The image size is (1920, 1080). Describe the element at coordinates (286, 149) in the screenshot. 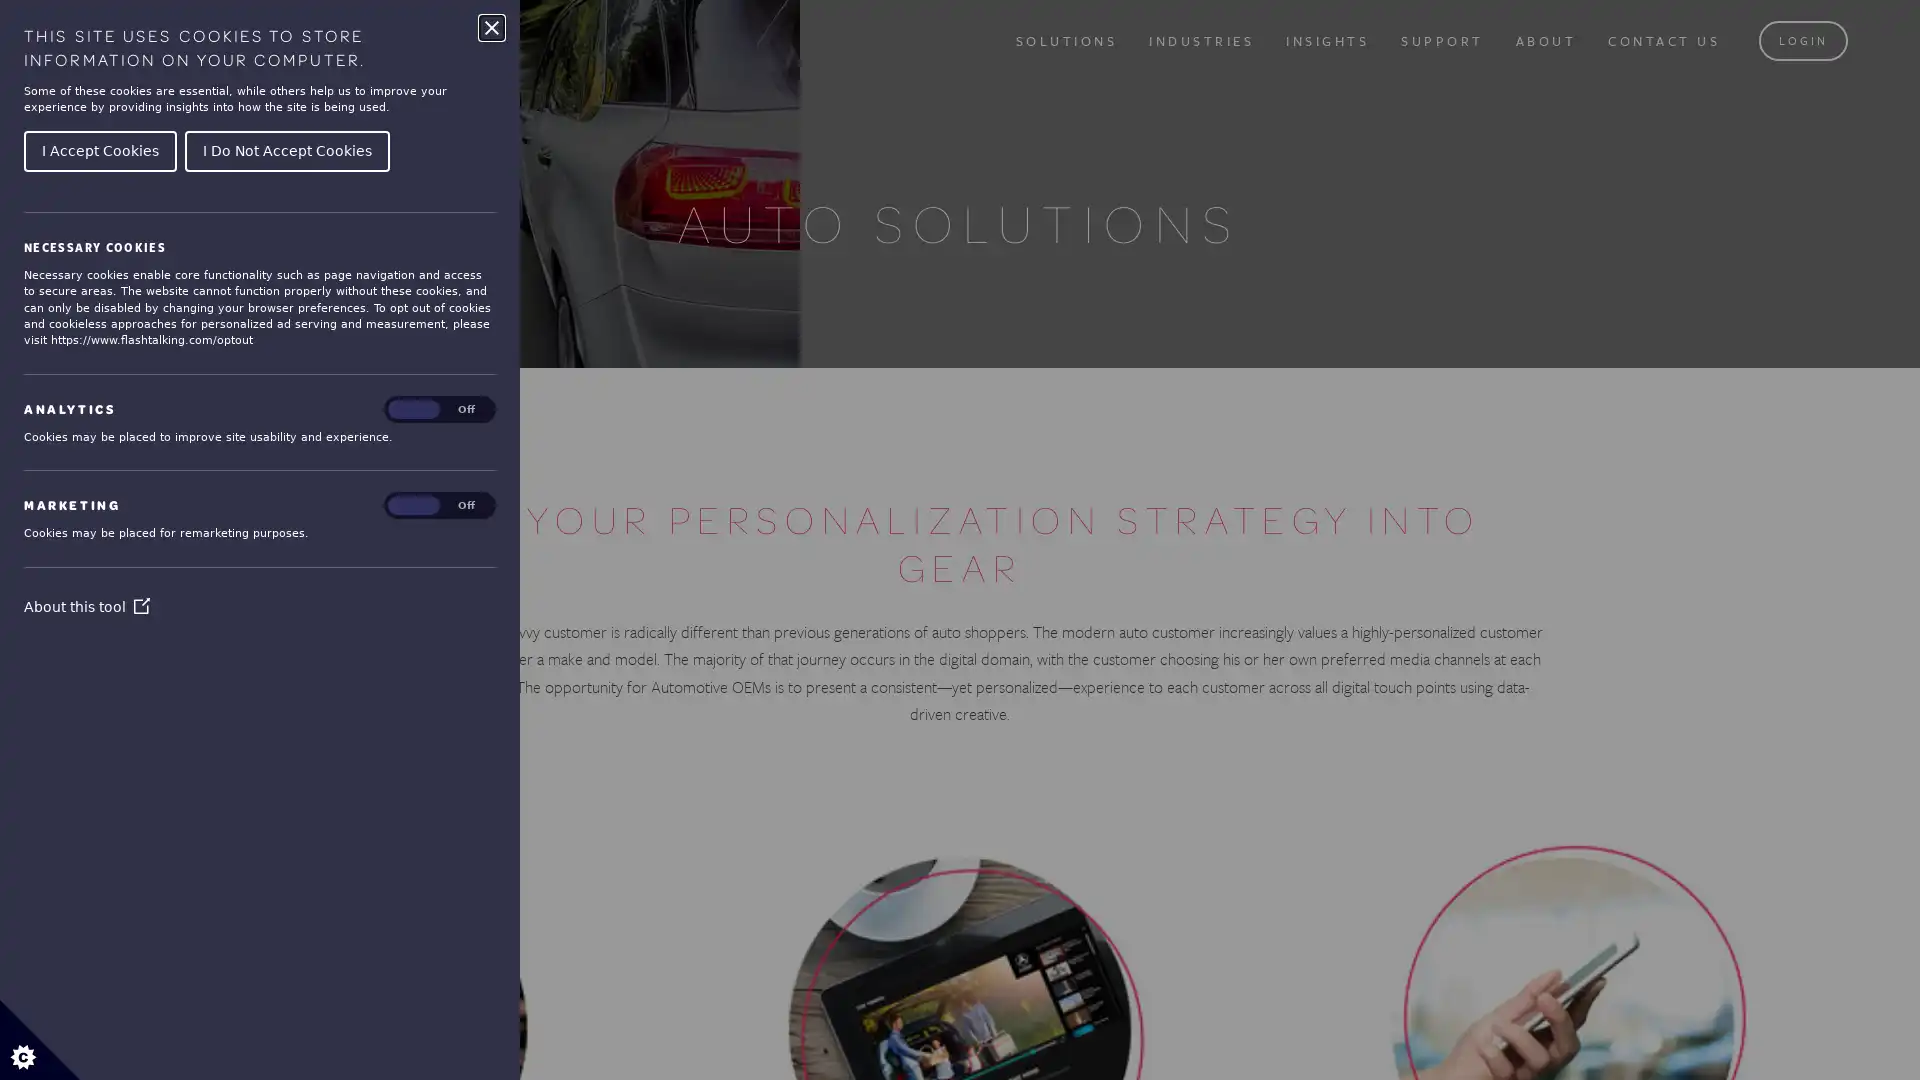

I see `I Do Not Accept Cookies` at that location.